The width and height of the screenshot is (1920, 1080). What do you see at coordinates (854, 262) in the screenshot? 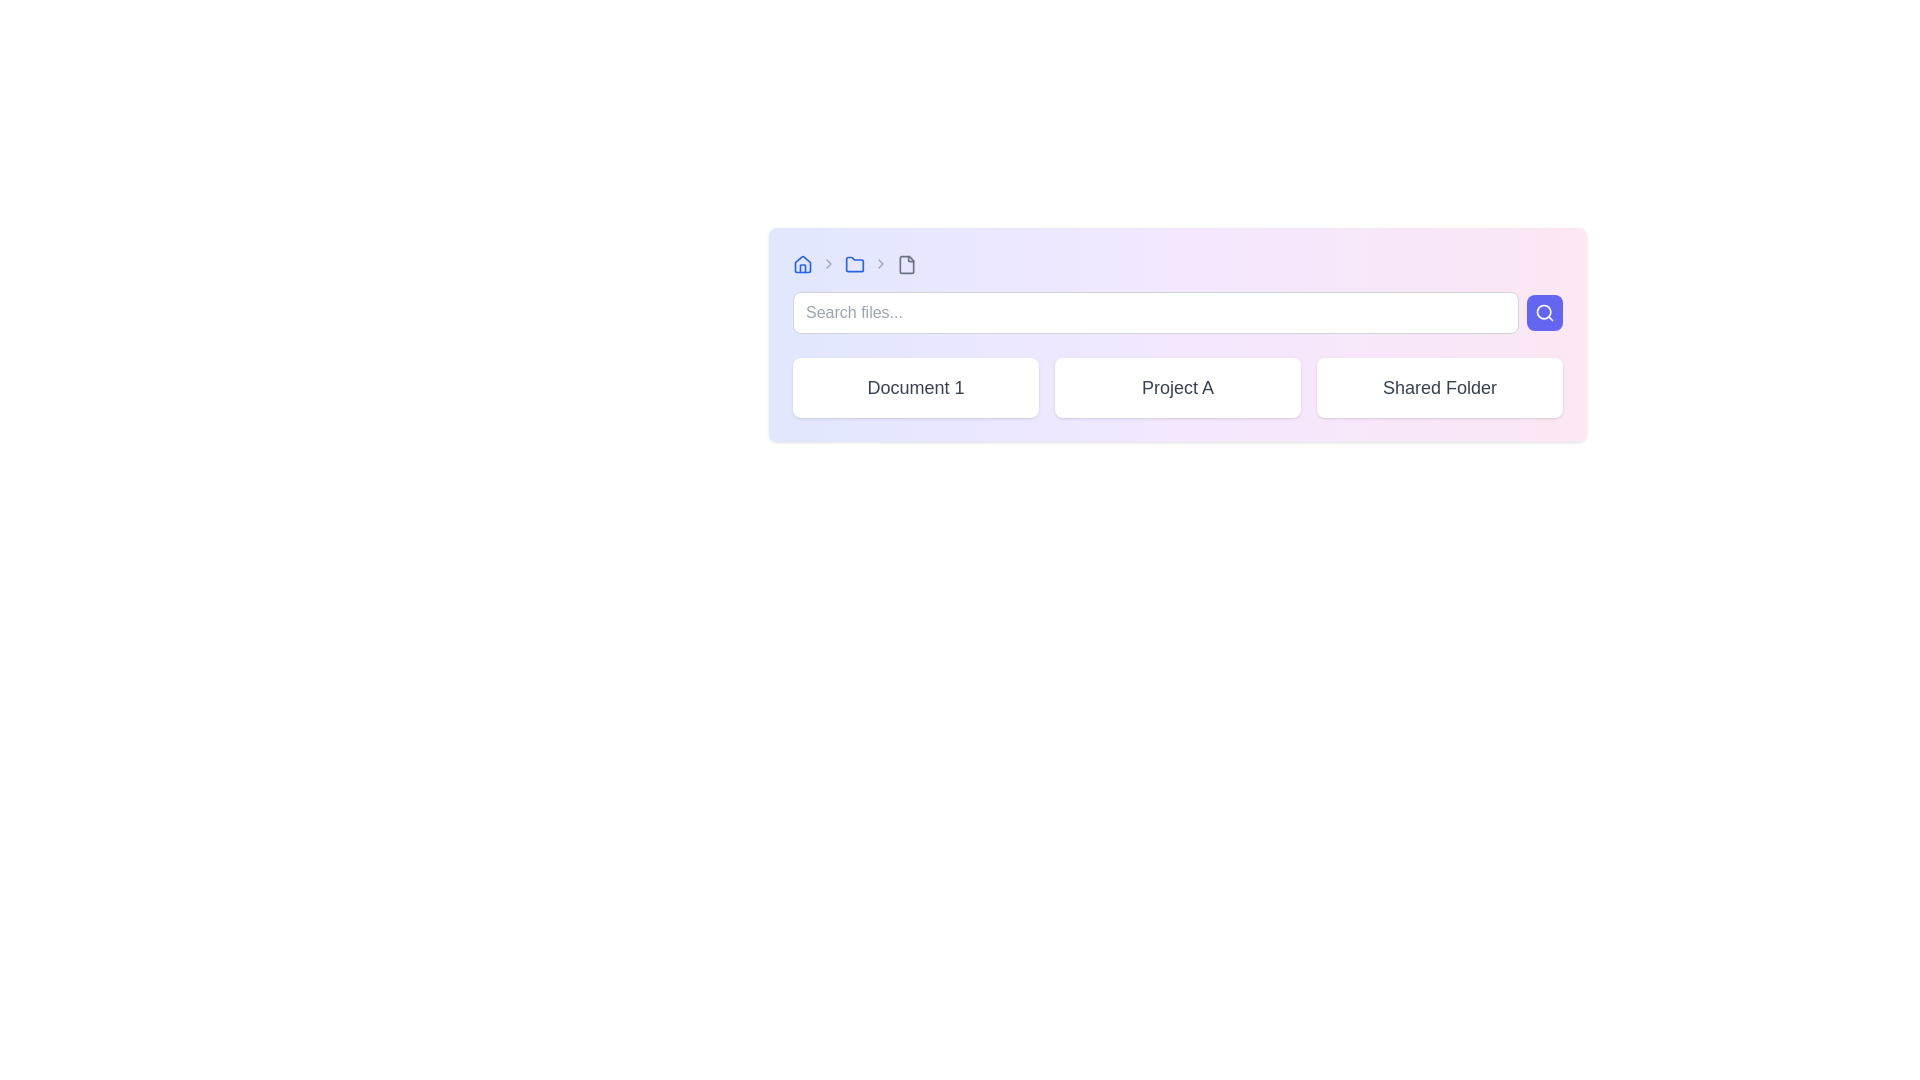
I see `the blue folder icon located in the top-left navigation toolbar` at bounding box center [854, 262].